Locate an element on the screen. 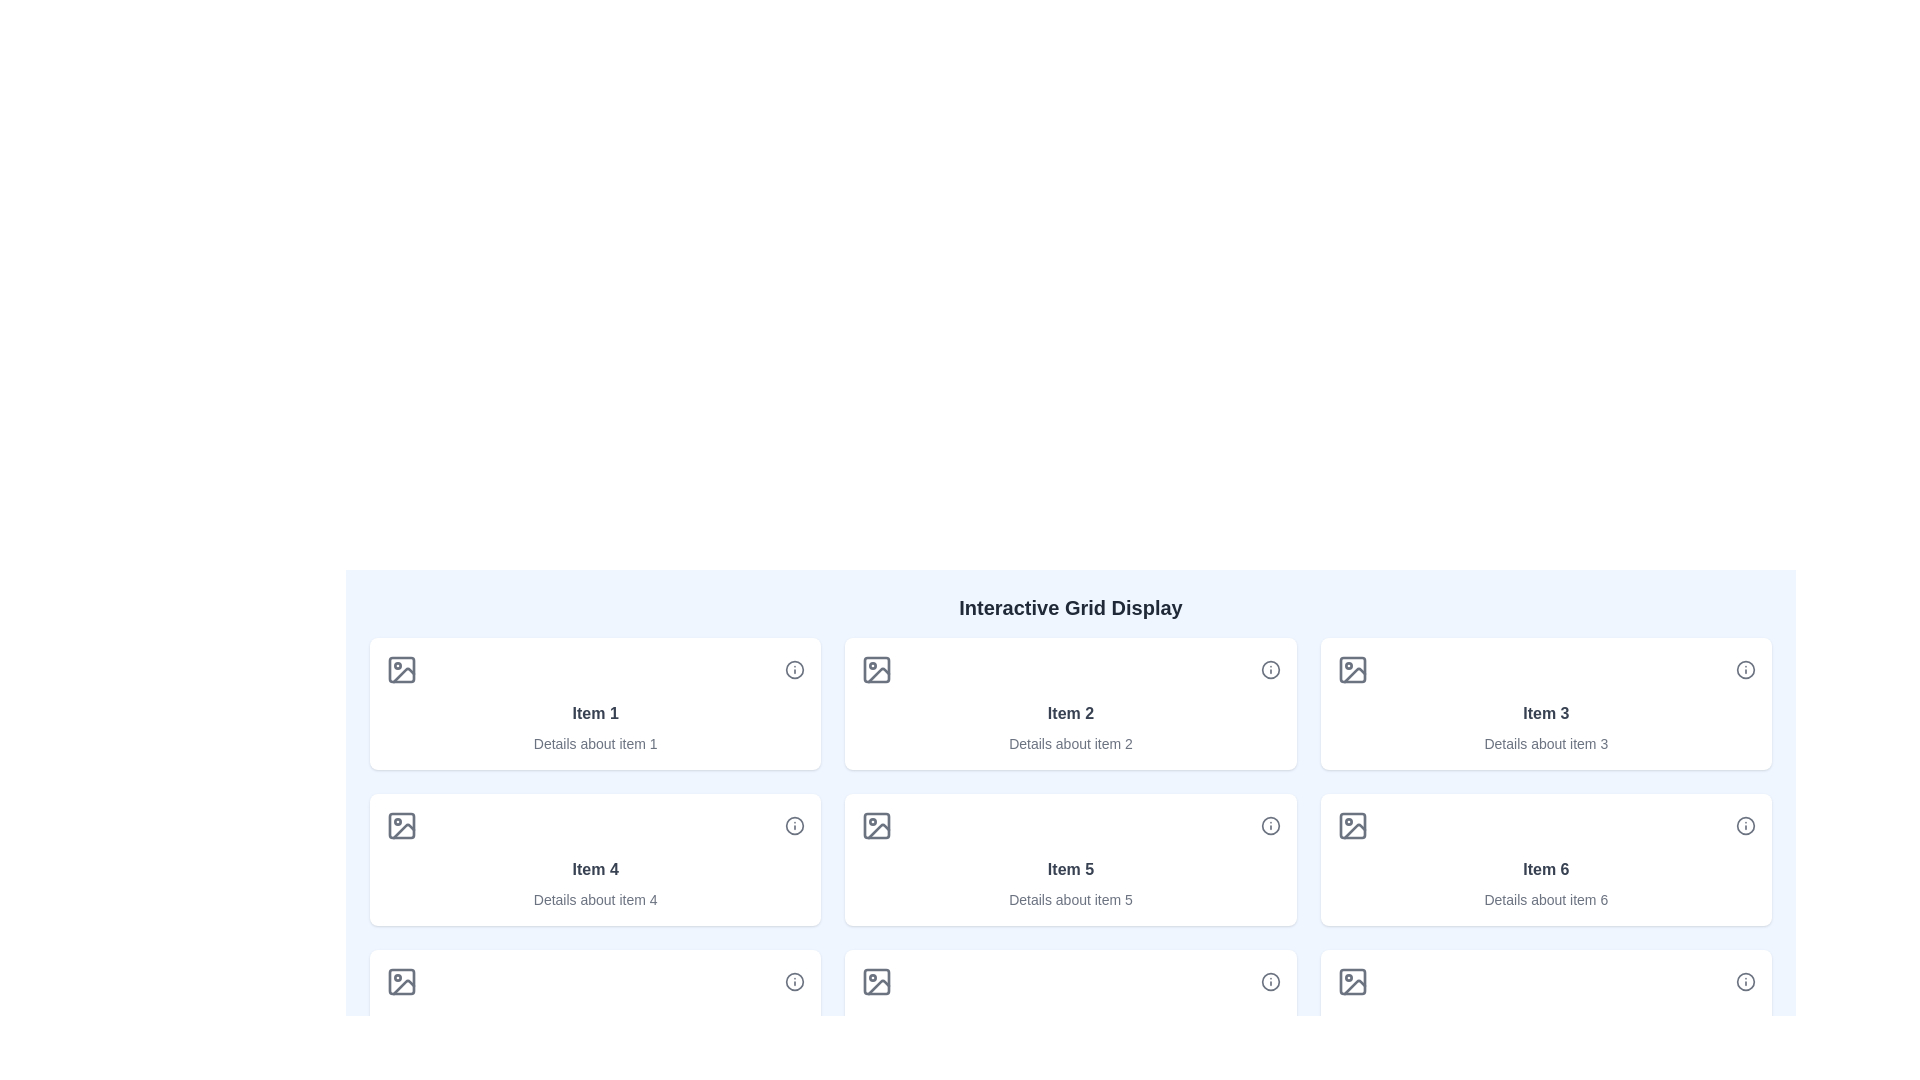  text label displaying 'Details about item 2', which is styled in muted gray and positioned below the bold title 'Item 2' in a grid layout is located at coordinates (1069, 744).